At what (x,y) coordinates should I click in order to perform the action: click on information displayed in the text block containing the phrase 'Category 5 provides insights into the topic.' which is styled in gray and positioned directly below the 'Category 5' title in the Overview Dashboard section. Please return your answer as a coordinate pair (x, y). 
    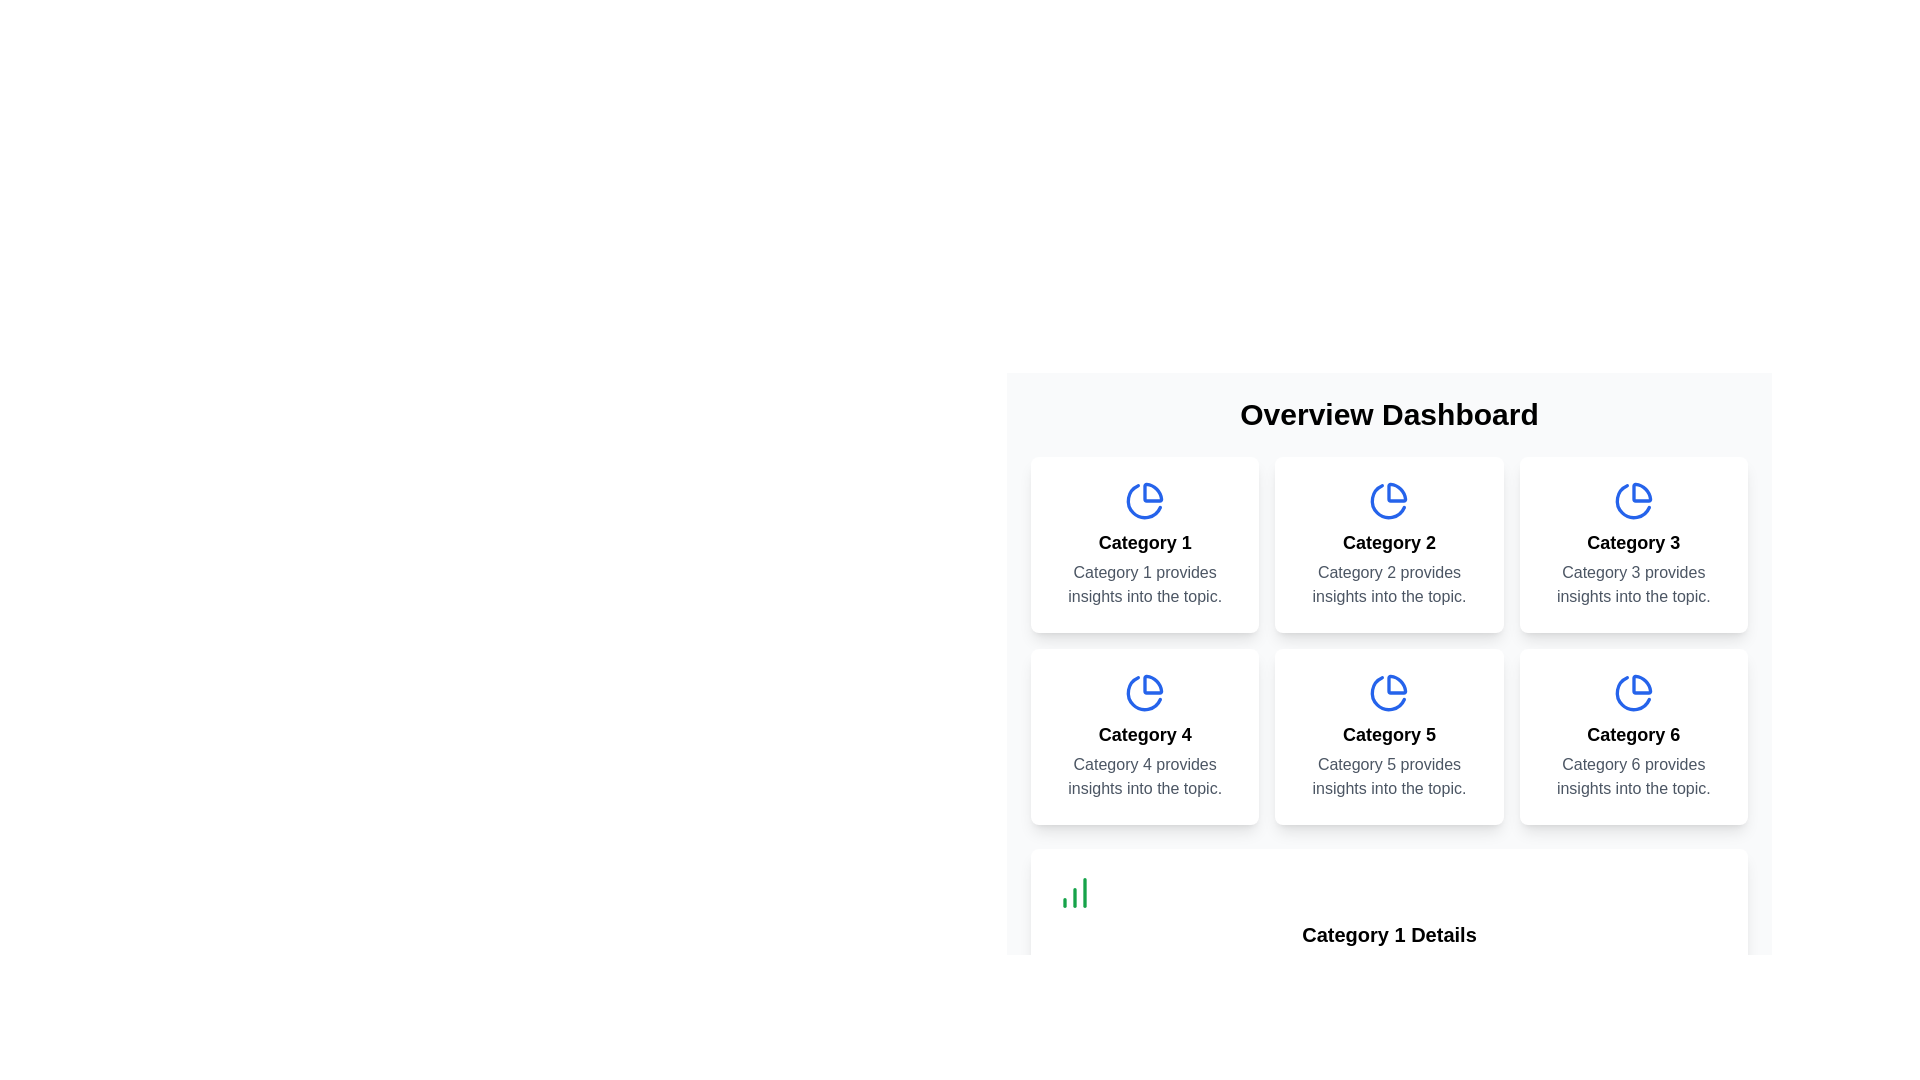
    Looking at the image, I should click on (1388, 775).